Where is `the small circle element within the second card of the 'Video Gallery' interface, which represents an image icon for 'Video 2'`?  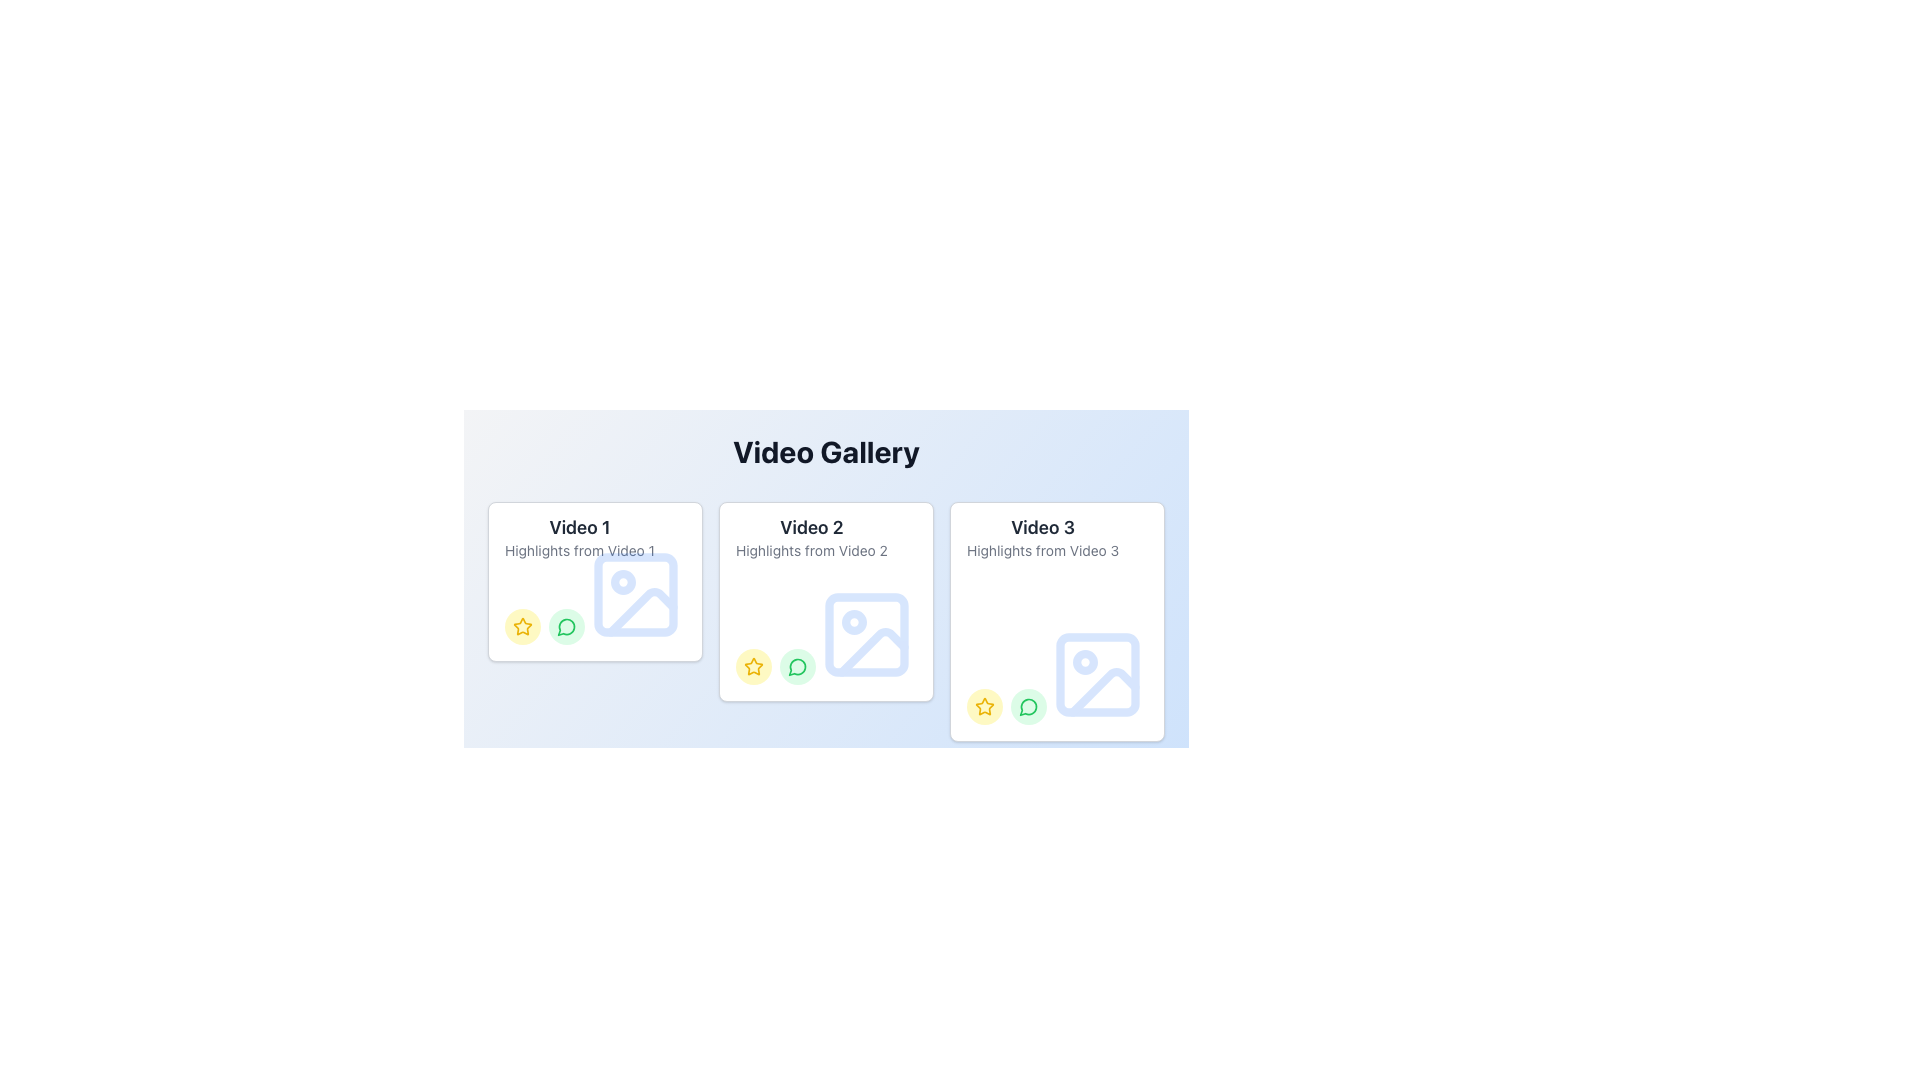
the small circle element within the second card of the 'Video Gallery' interface, which represents an image icon for 'Video 2' is located at coordinates (854, 621).